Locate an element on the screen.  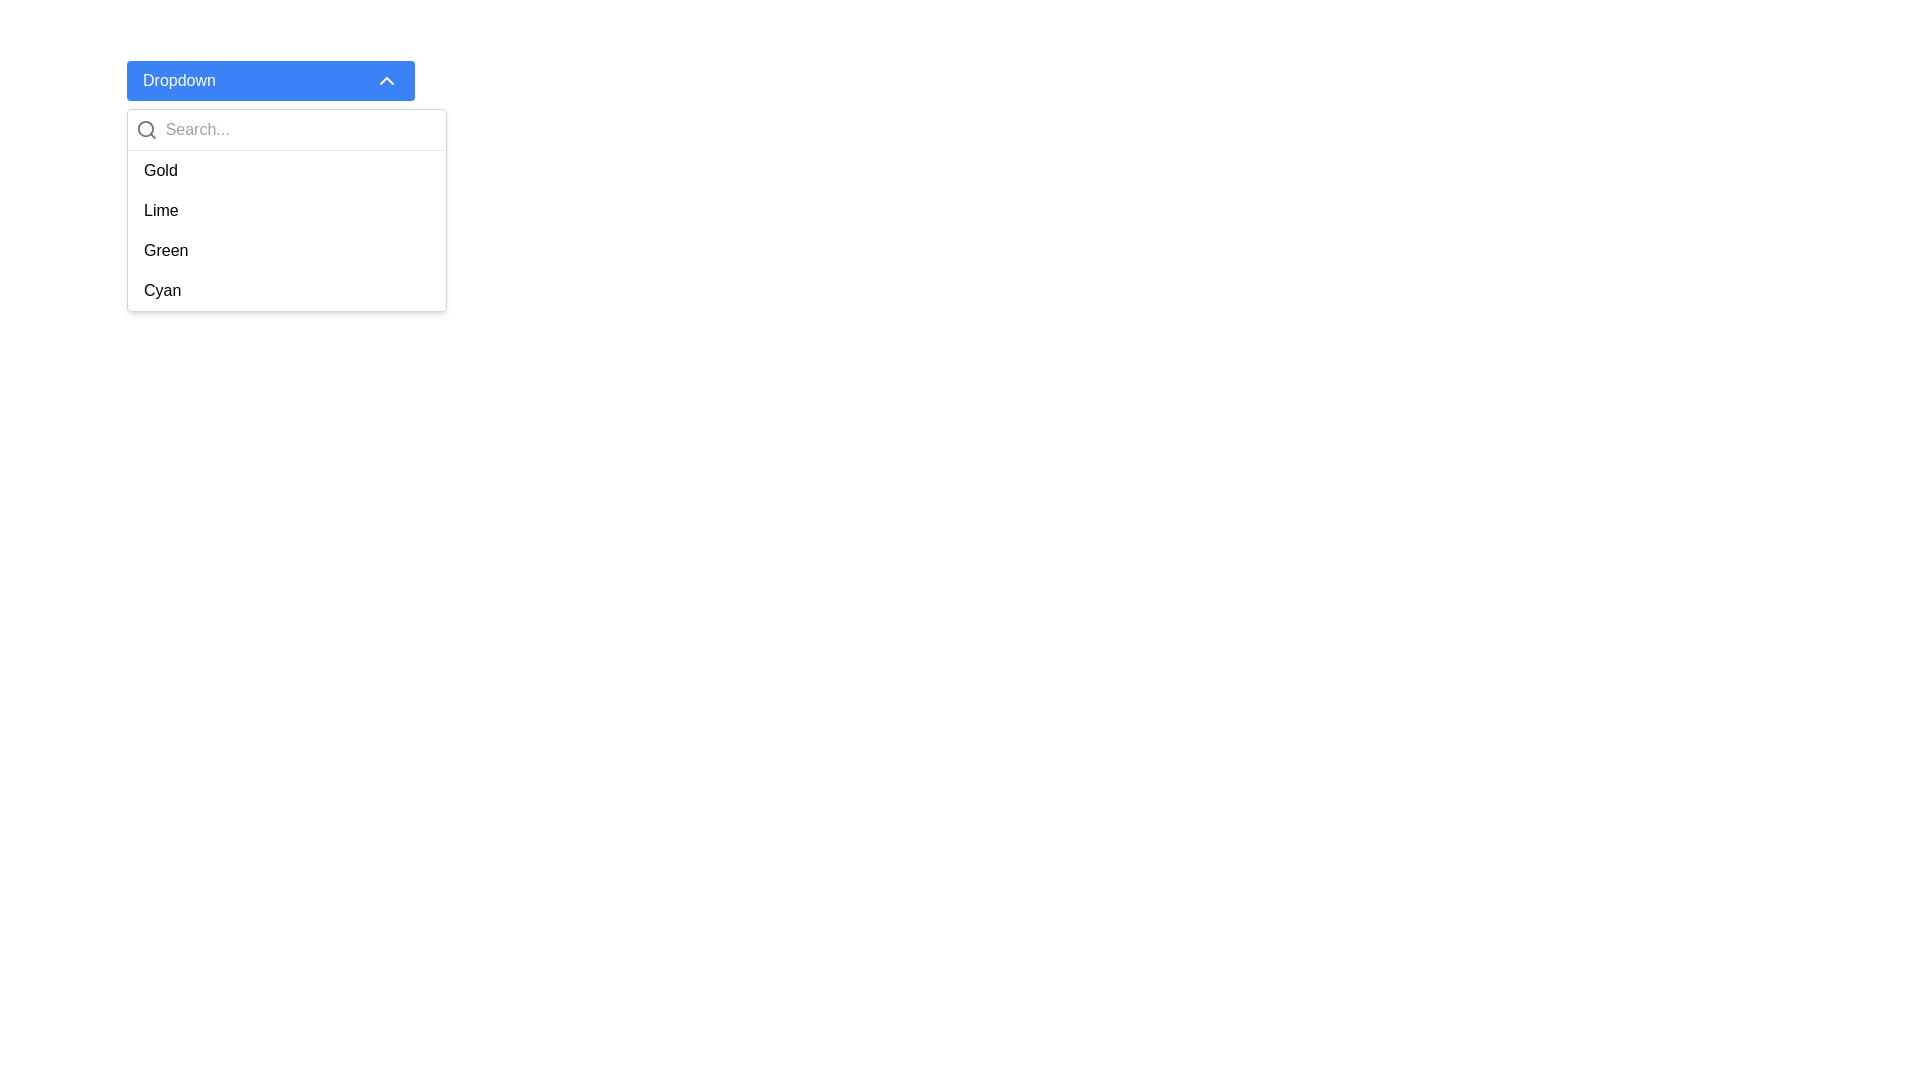
the chevron icon located on the right side of the 'Dropdown' button is located at coordinates (387, 80).